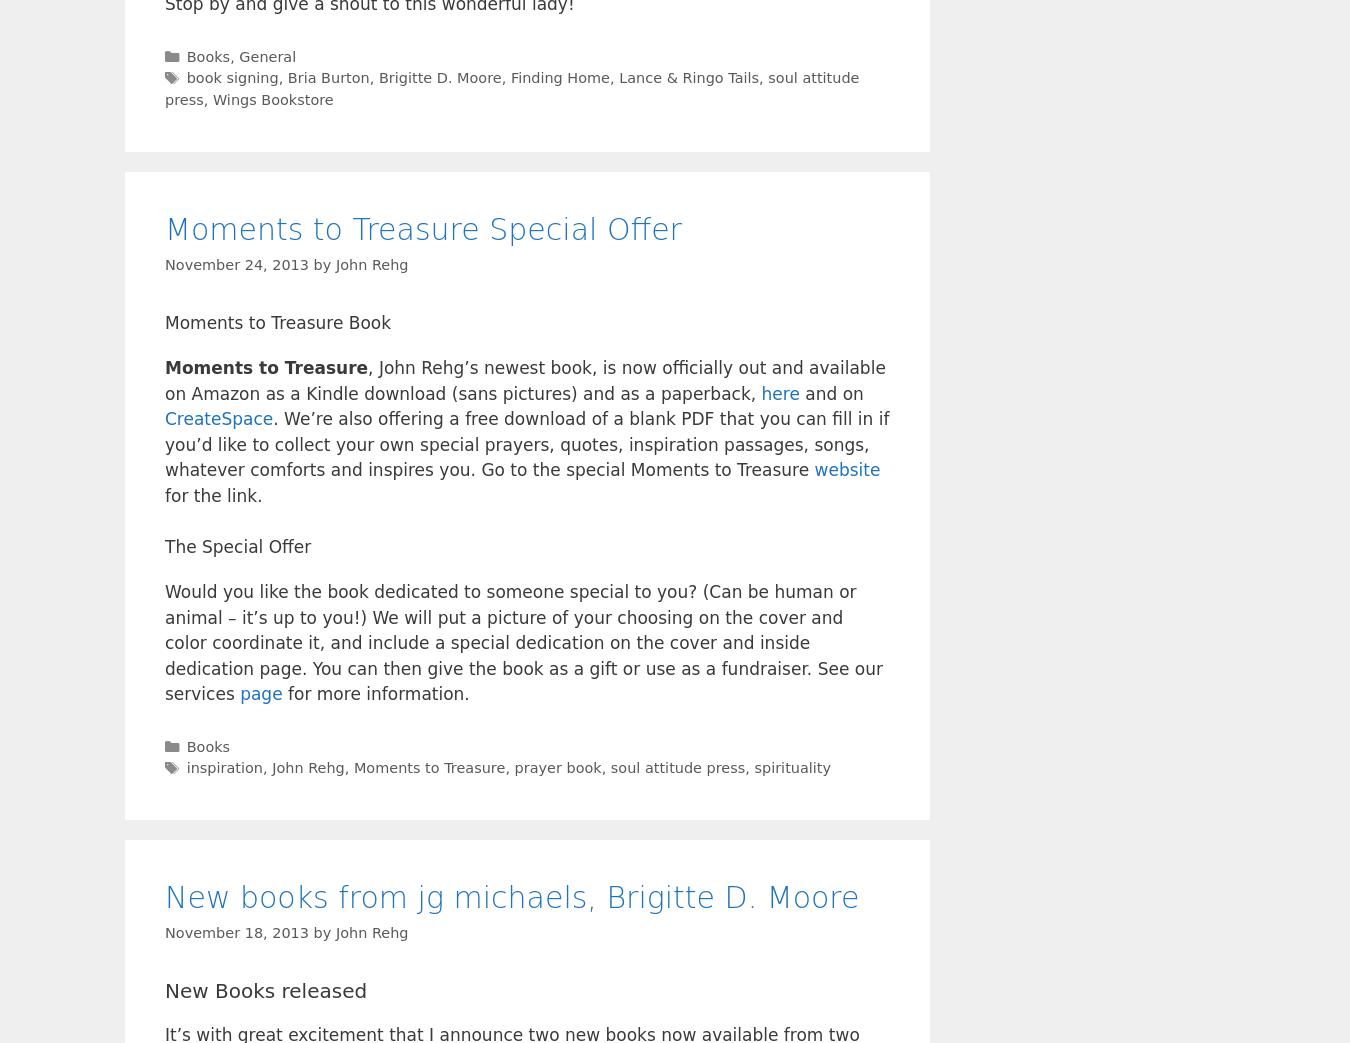  What do you see at coordinates (231, 78) in the screenshot?
I see `'book signing'` at bounding box center [231, 78].